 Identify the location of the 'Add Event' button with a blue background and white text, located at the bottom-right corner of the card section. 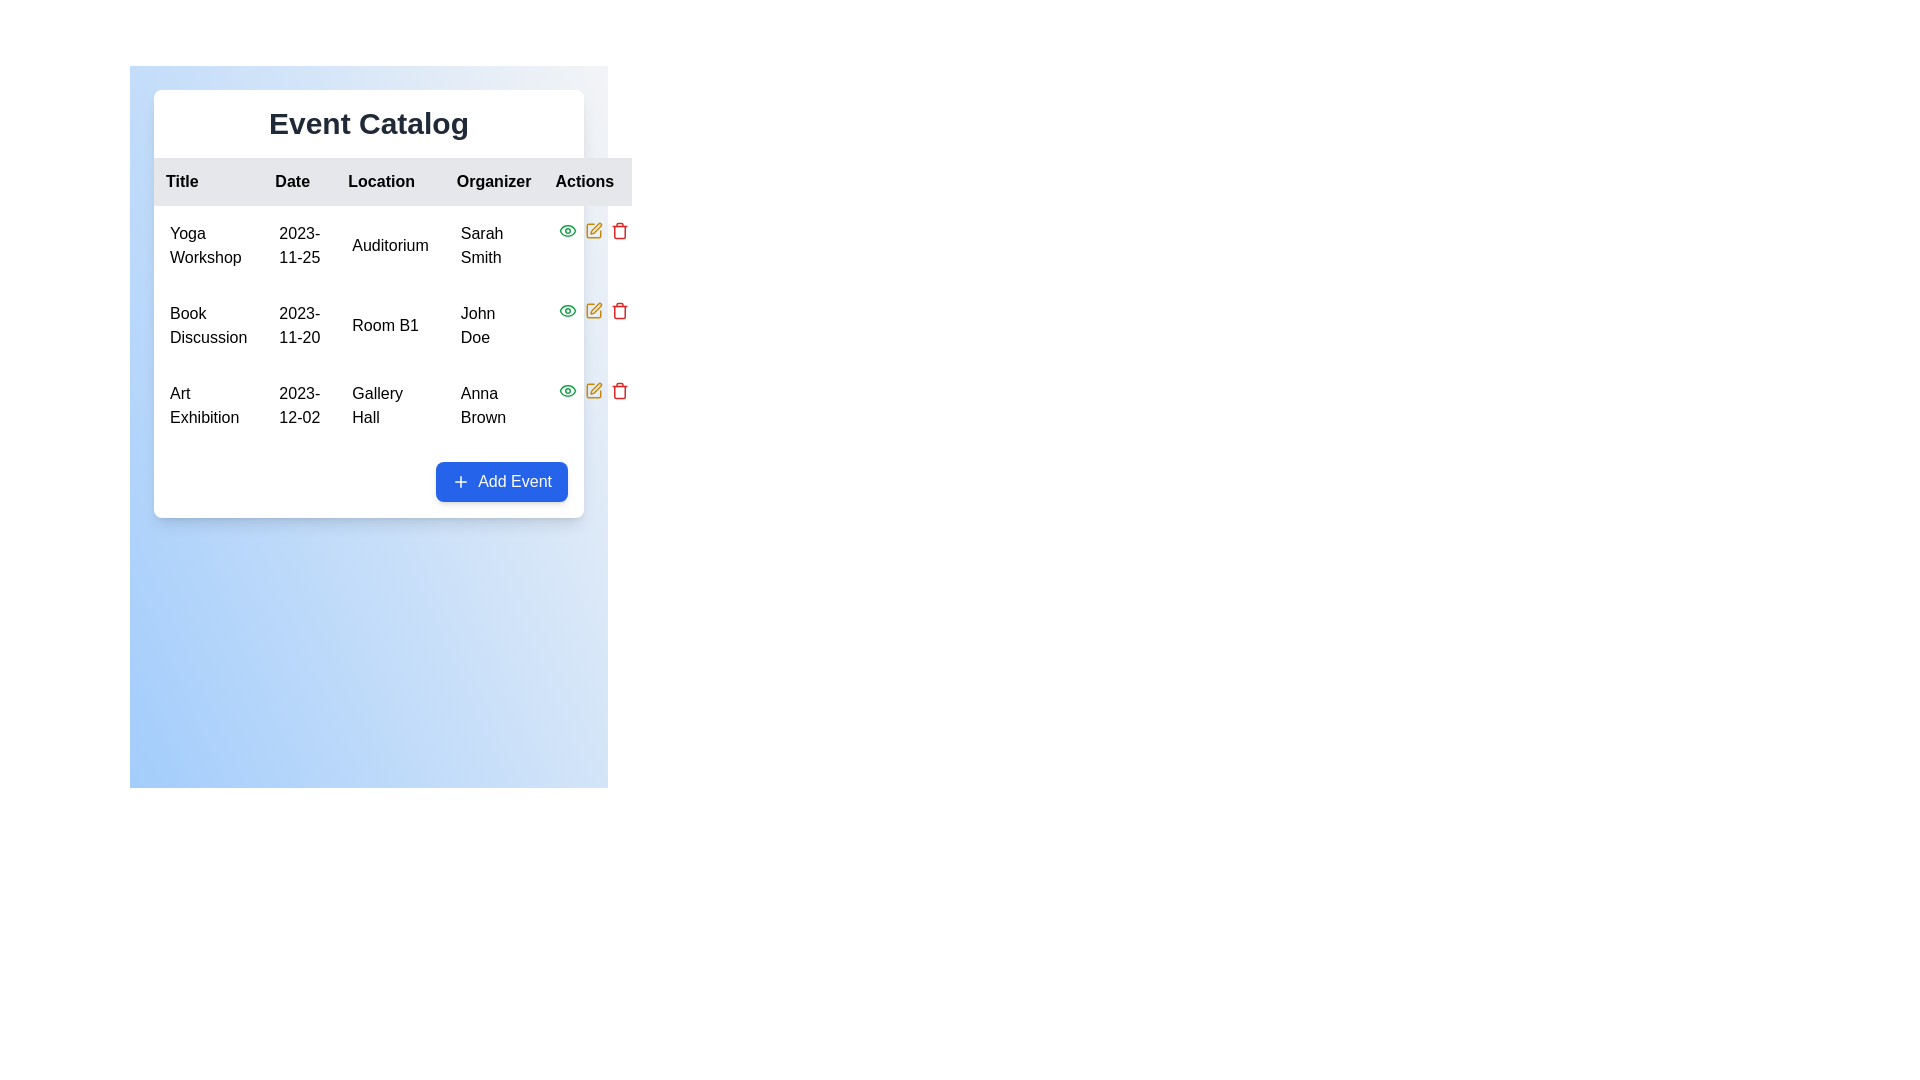
(502, 482).